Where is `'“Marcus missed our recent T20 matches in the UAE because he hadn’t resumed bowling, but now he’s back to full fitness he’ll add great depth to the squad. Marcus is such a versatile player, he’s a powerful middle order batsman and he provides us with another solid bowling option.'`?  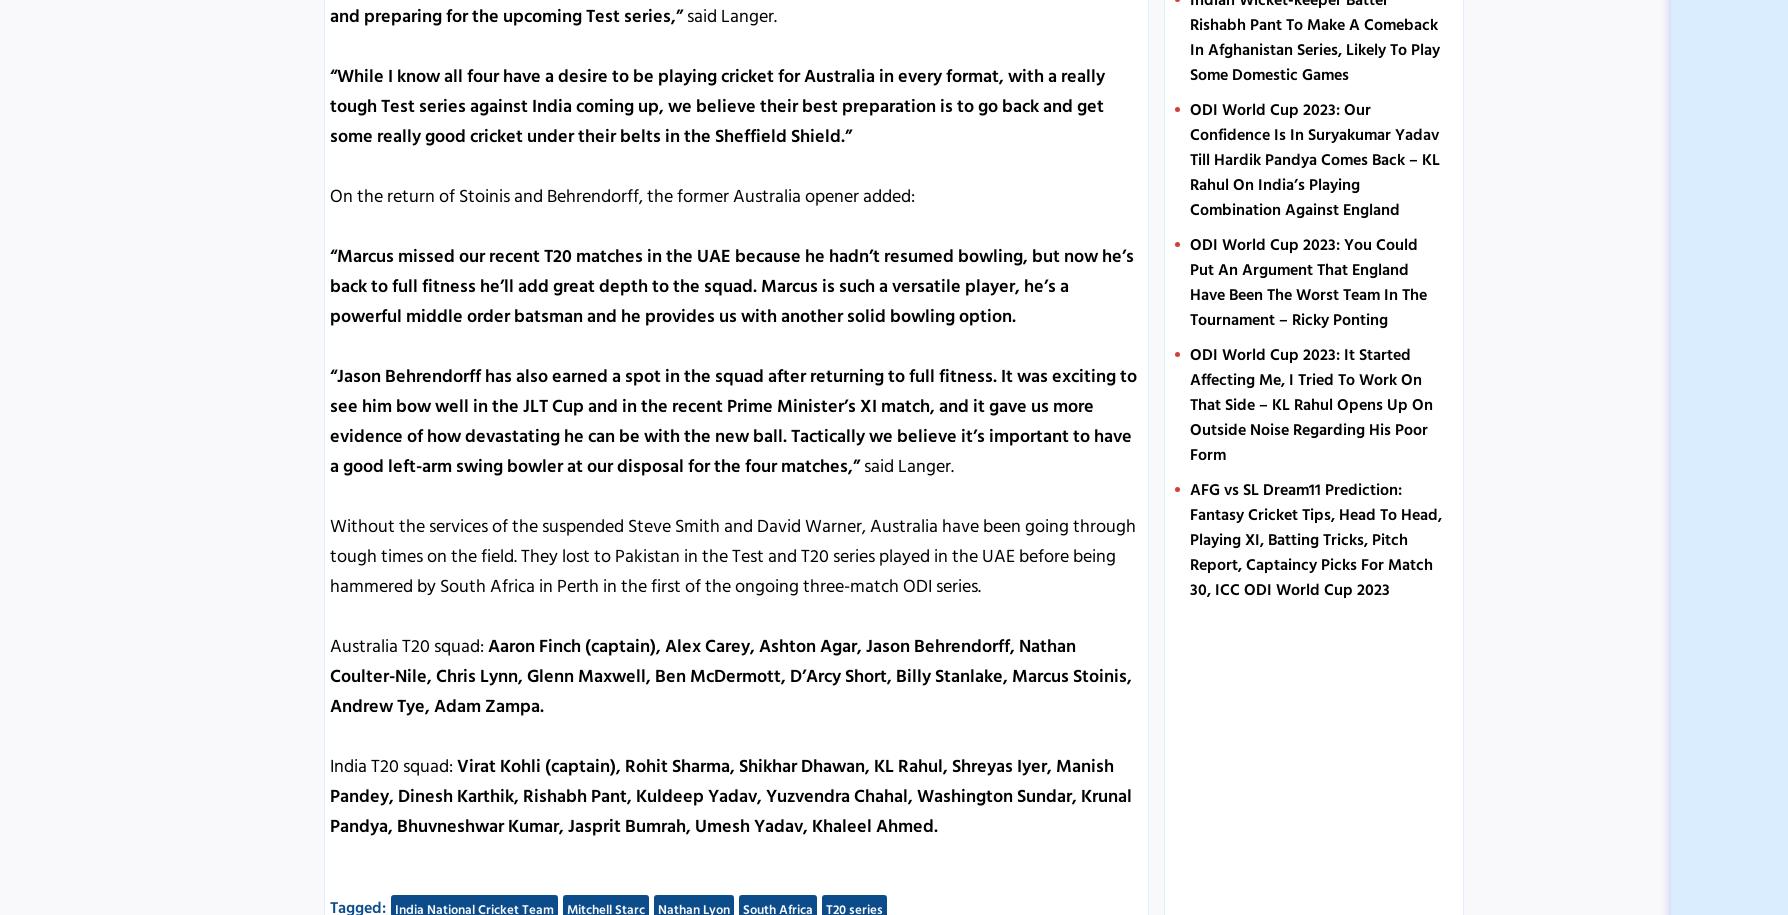
'“Marcus missed our recent T20 matches in the UAE because he hadn’t resumed bowling, but now he’s back to full fitness he’ll add great depth to the squad. Marcus is such a versatile player, he’s a powerful middle order batsman and he provides us with another solid bowling option.' is located at coordinates (329, 284).